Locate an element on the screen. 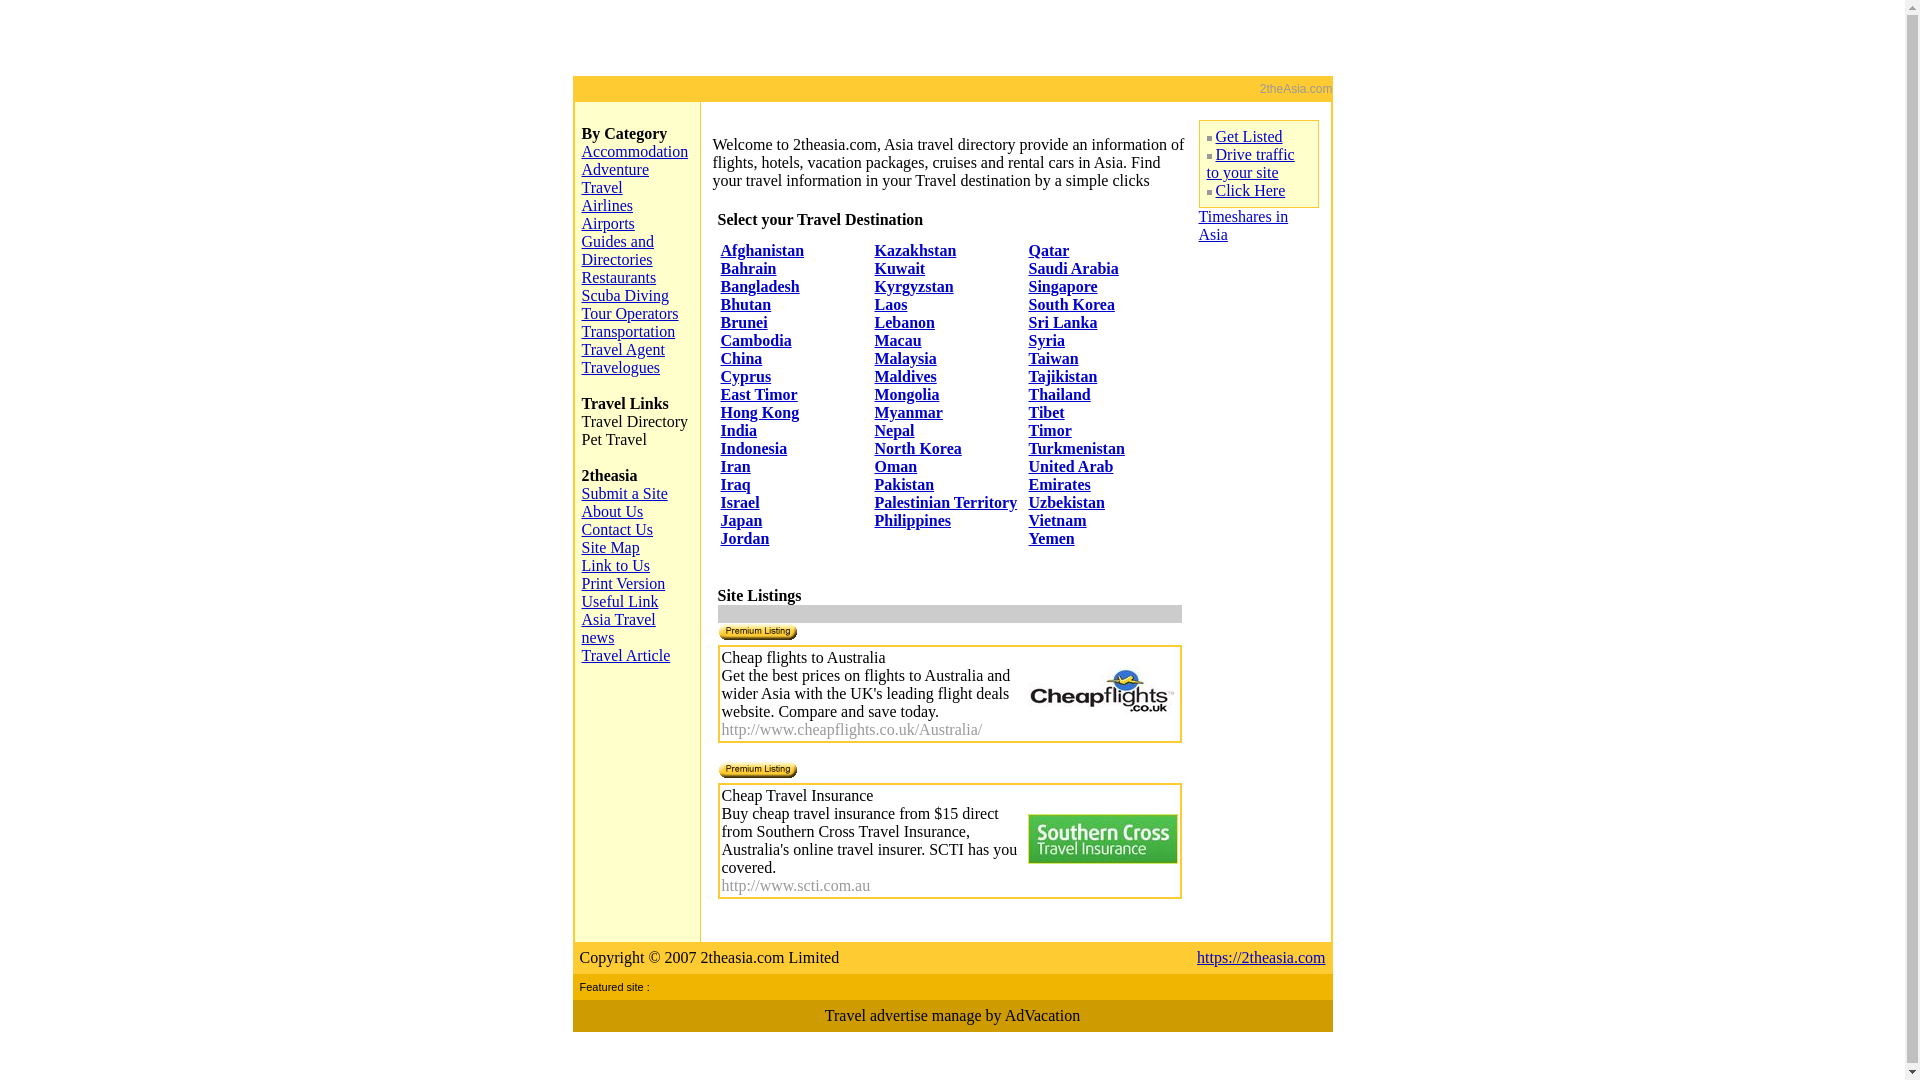  'Travel Article' is located at coordinates (625, 655).